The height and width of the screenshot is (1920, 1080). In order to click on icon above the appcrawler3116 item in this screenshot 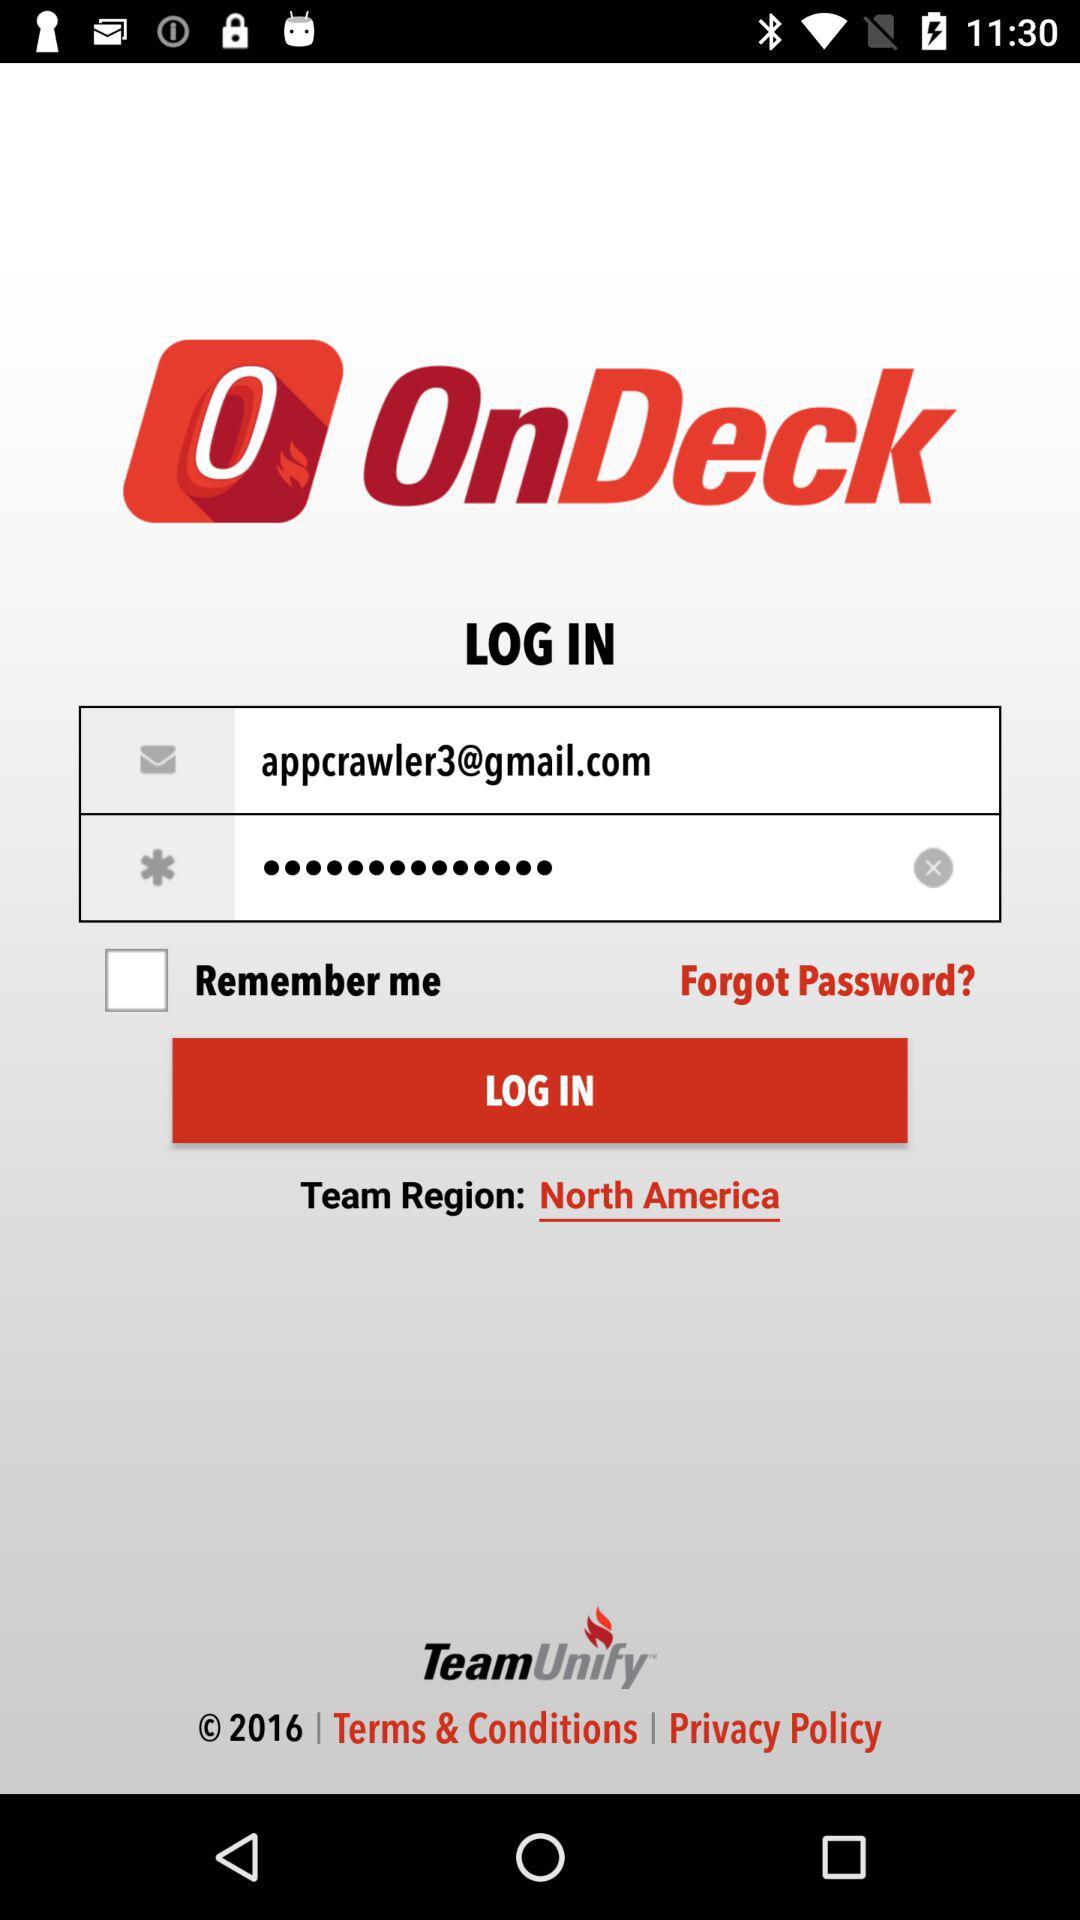, I will do `click(540, 759)`.